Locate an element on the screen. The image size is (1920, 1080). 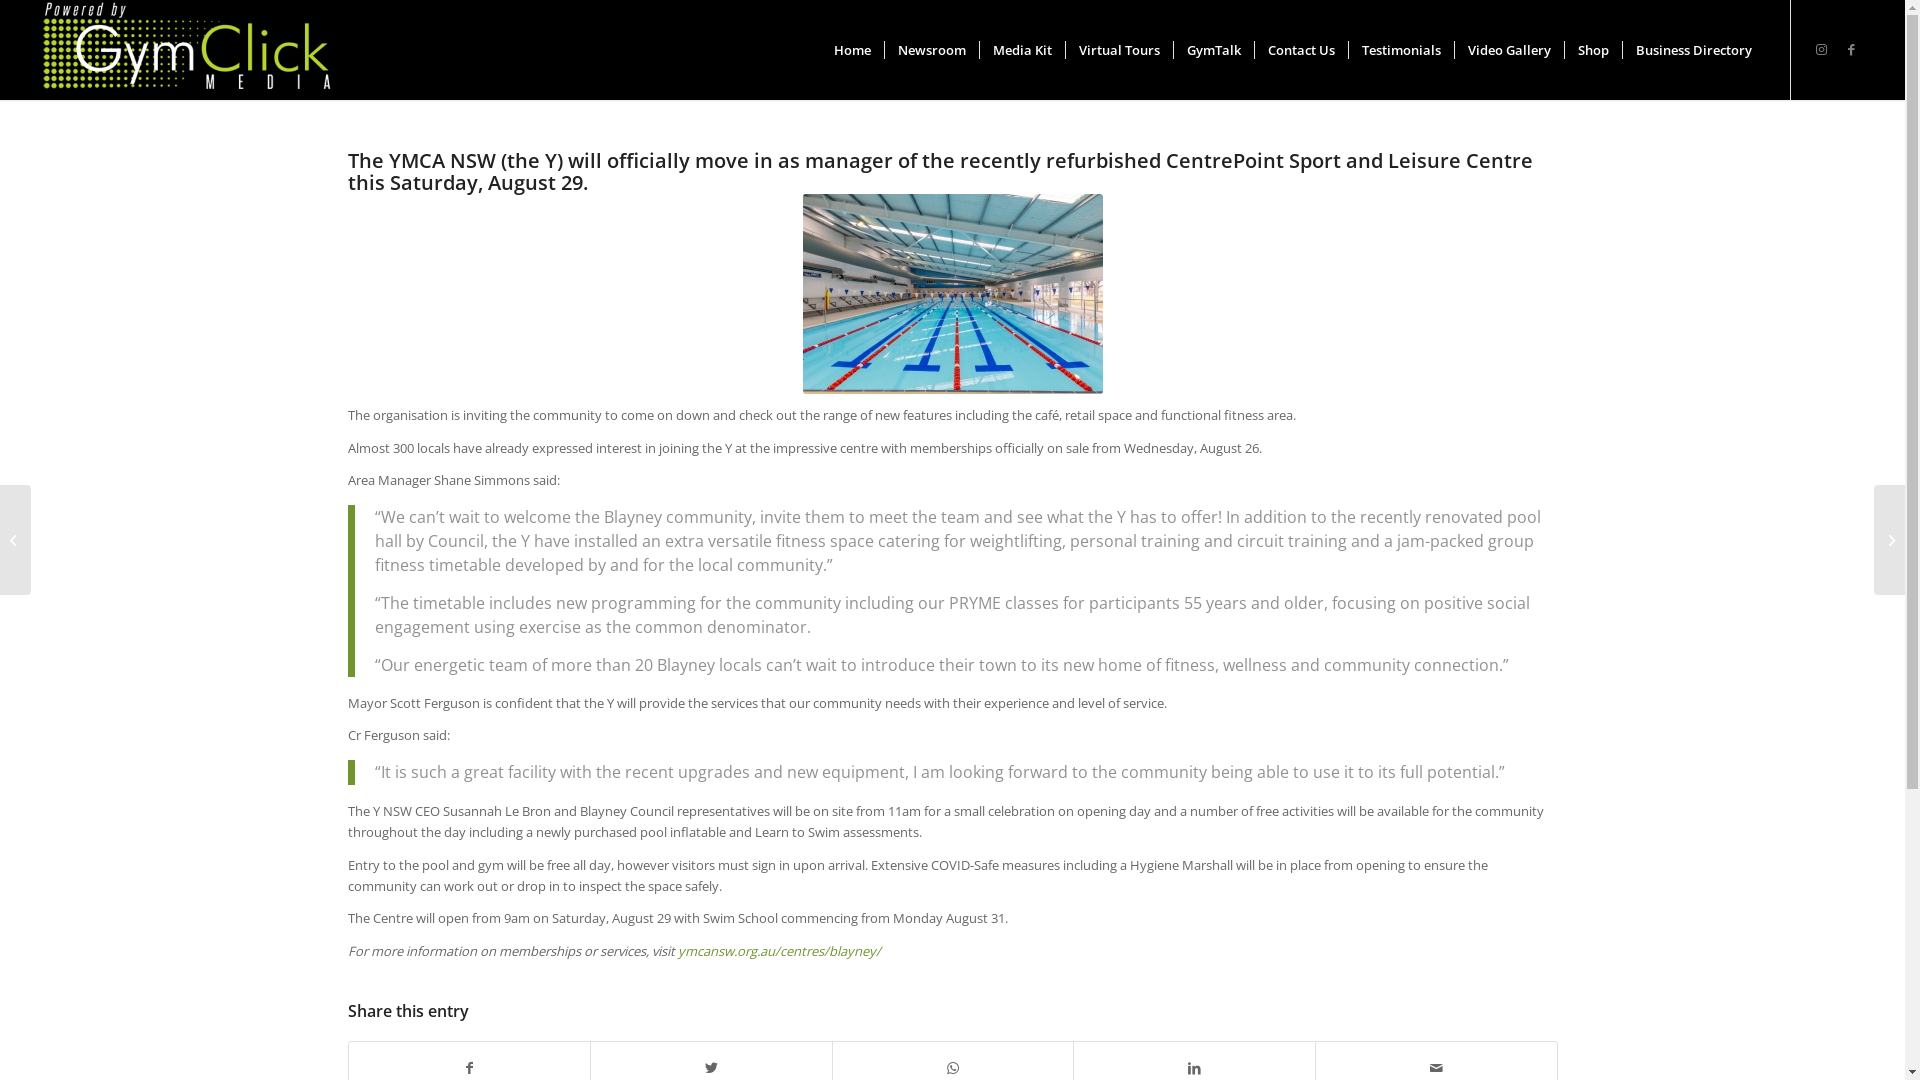
'GymTalk' is located at coordinates (1212, 49).